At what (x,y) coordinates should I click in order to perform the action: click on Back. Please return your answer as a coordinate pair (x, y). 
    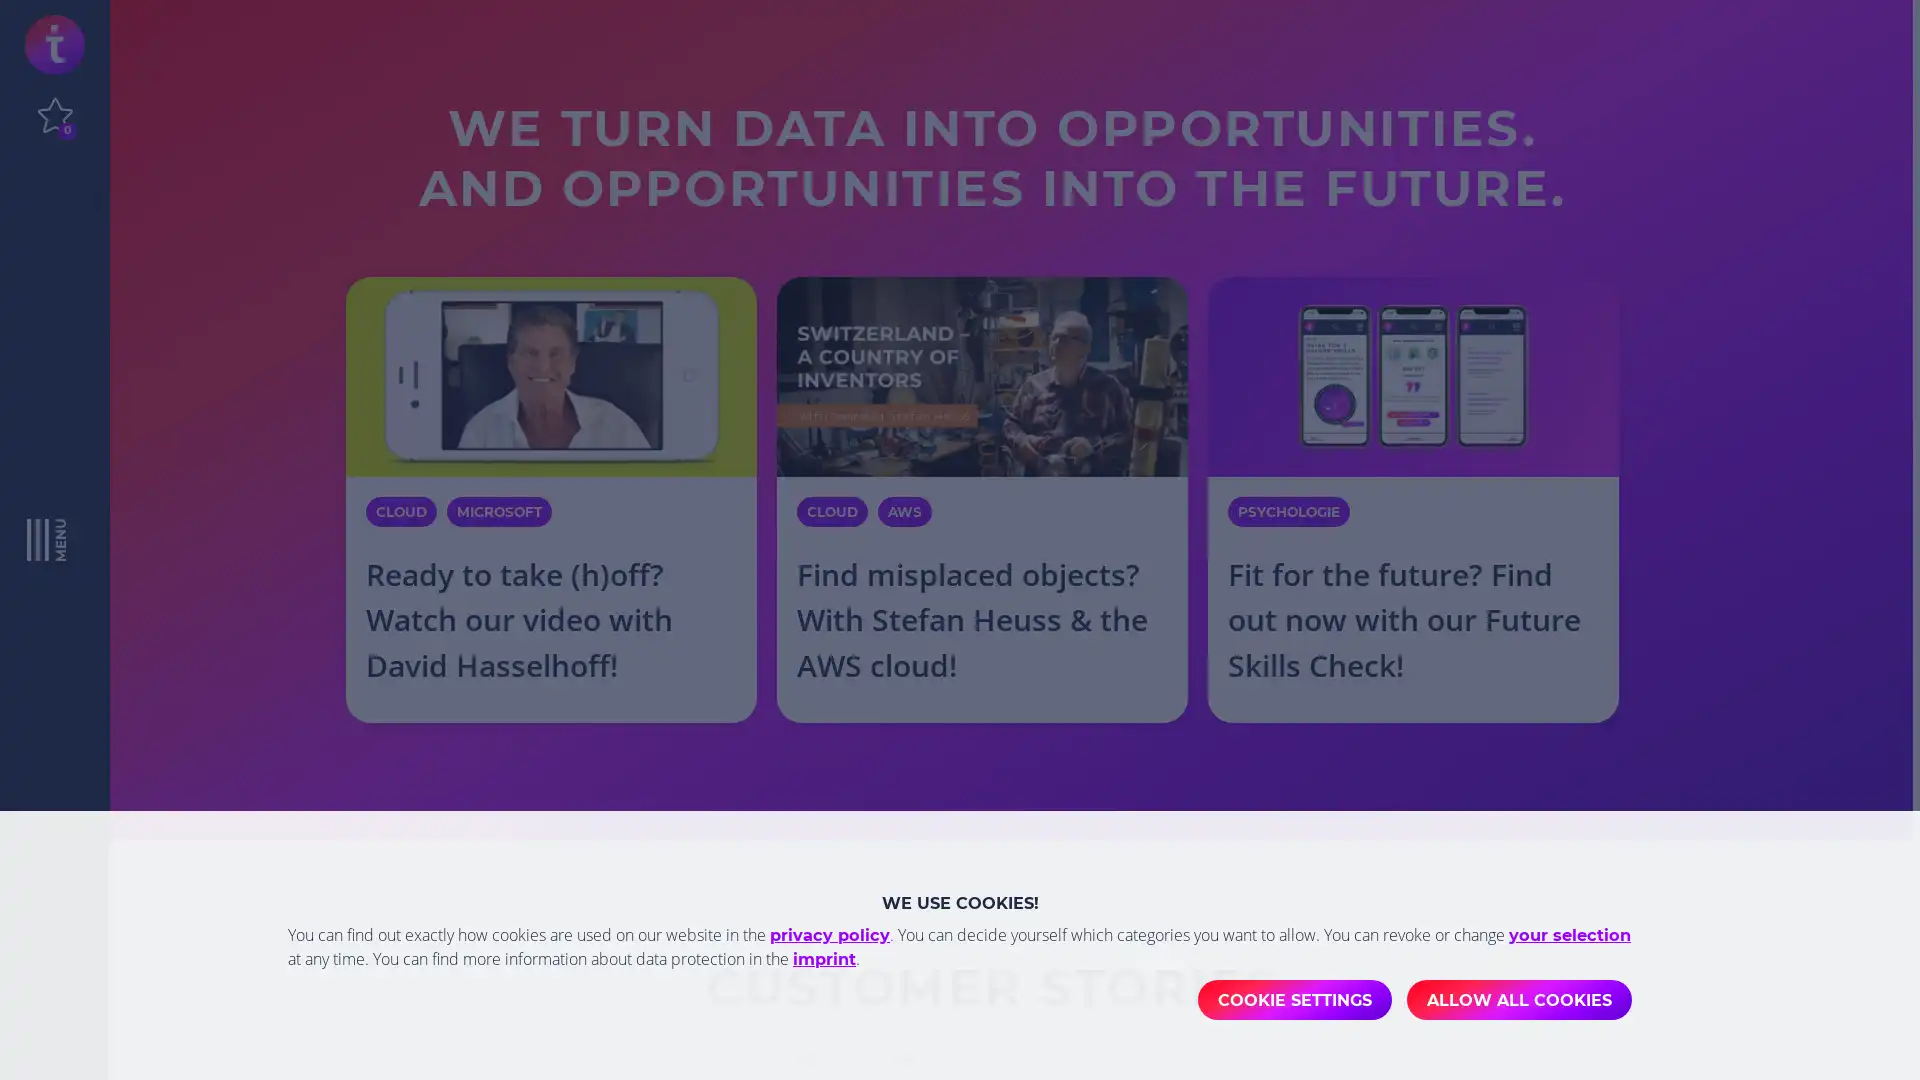
    Looking at the image, I should click on (308, 1033).